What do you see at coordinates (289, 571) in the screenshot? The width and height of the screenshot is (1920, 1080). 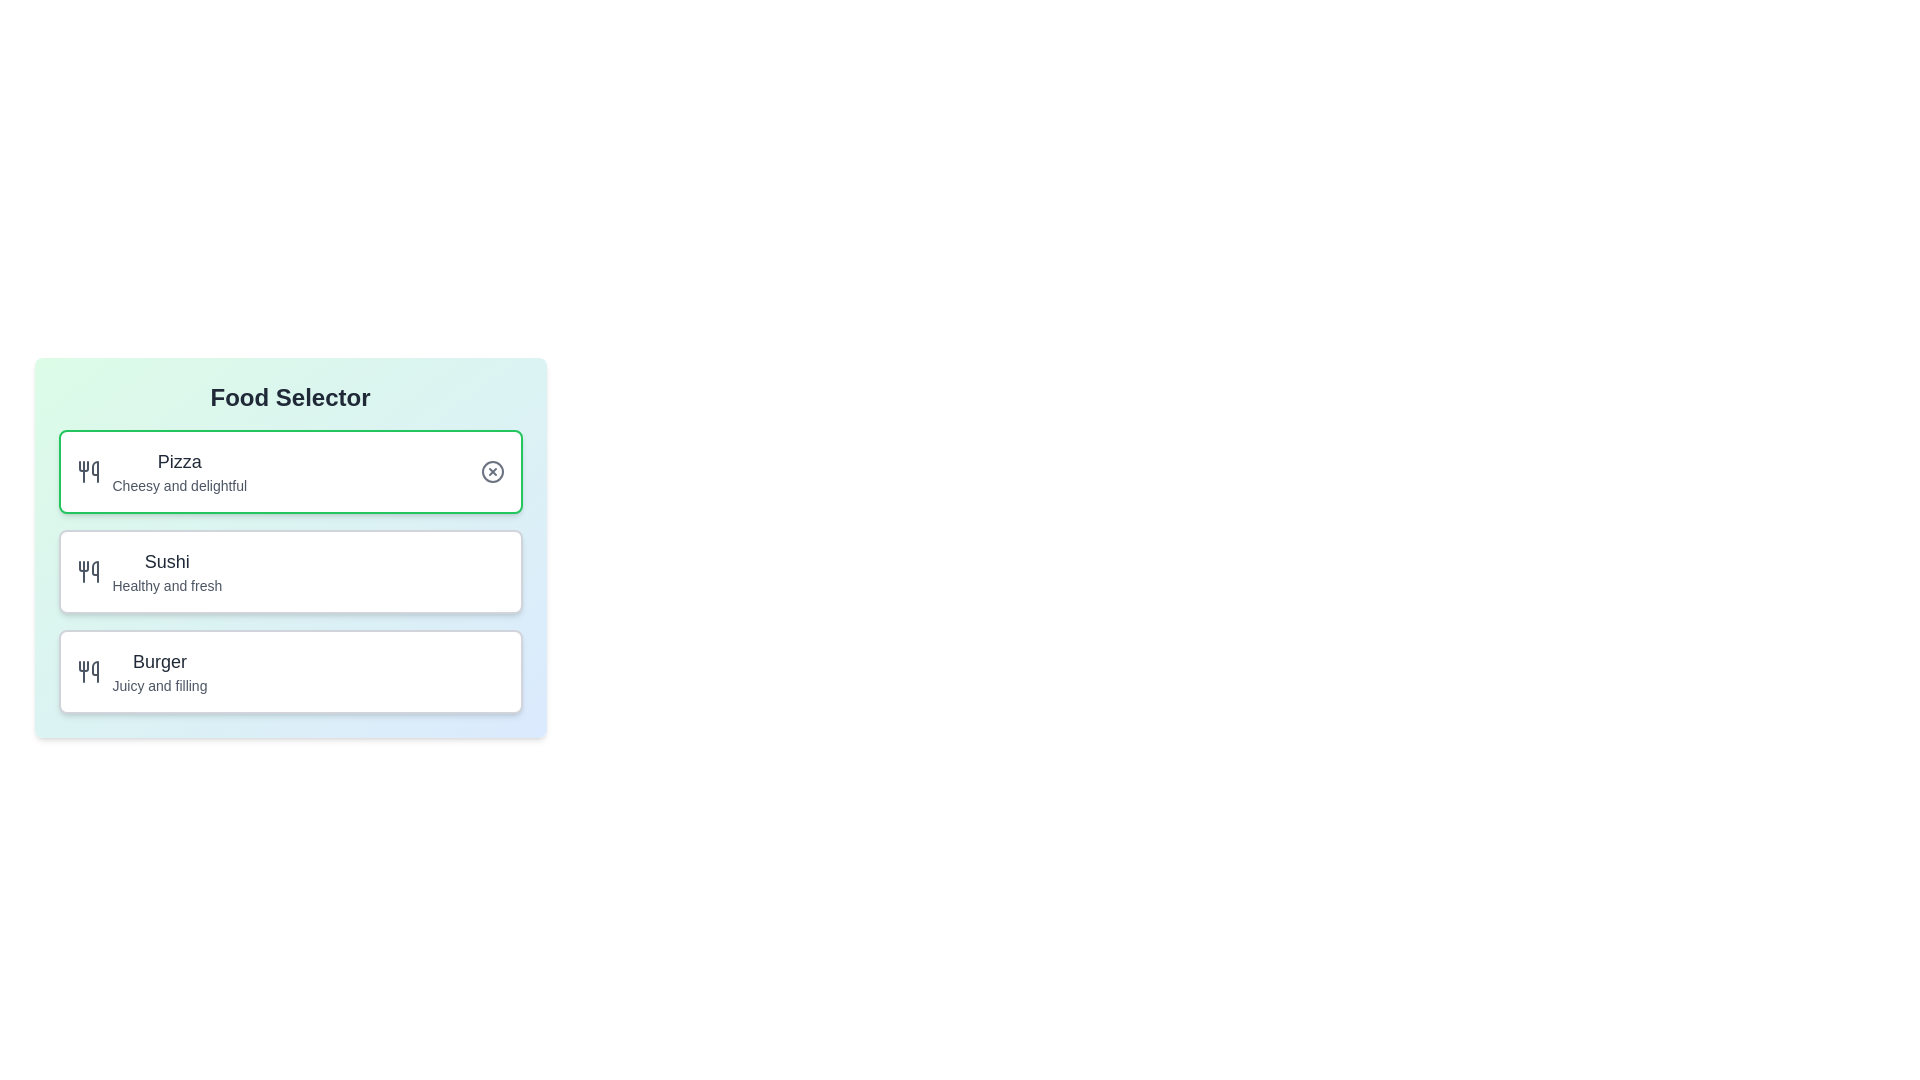 I see `the description of the selected food item, Sushi` at bounding box center [289, 571].